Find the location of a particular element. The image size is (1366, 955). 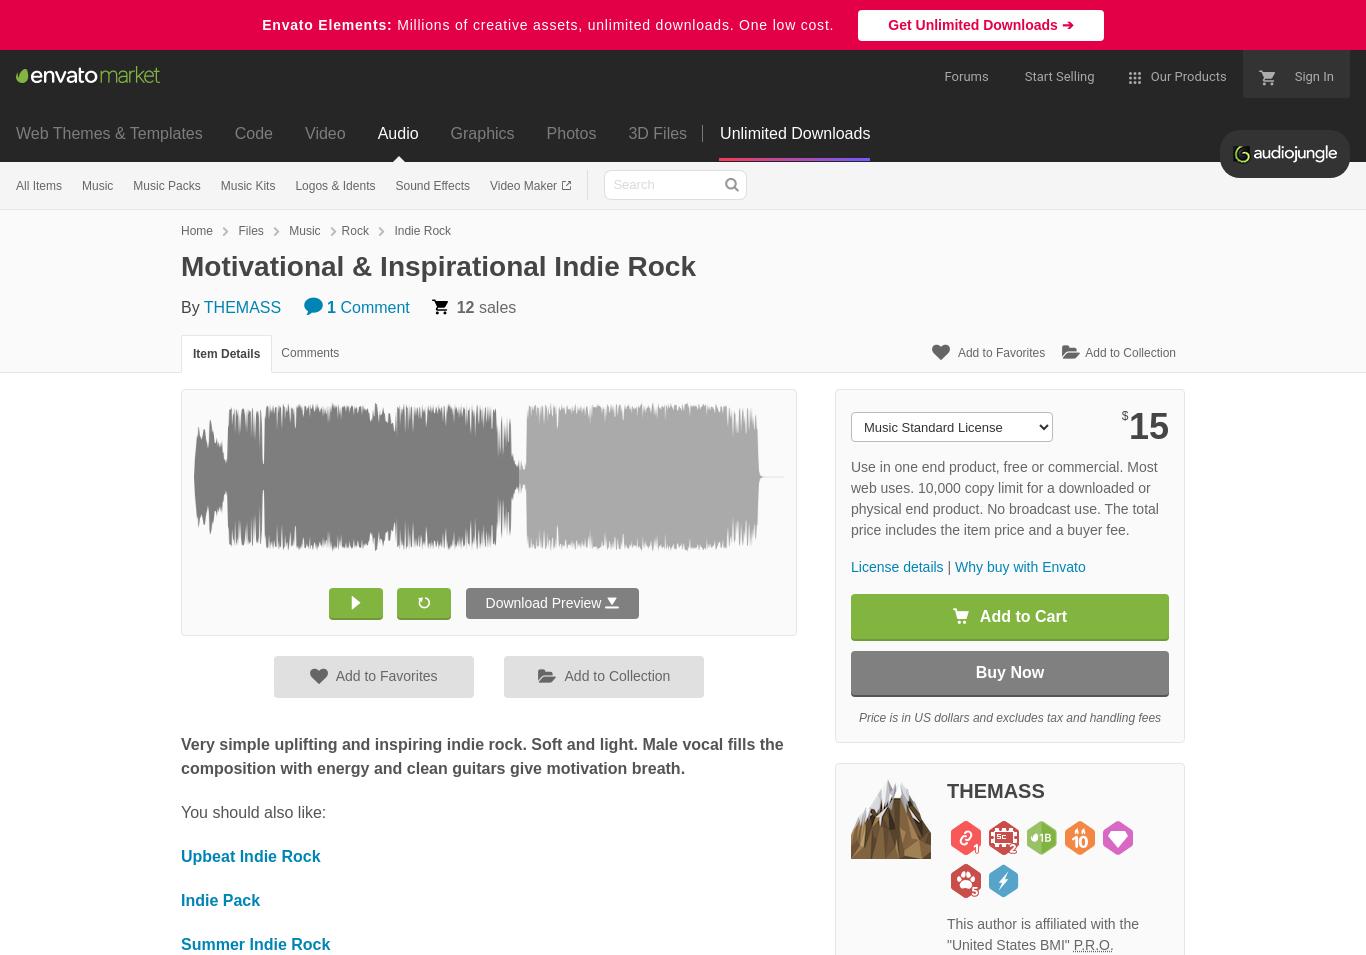

'Forums' is located at coordinates (944, 74).